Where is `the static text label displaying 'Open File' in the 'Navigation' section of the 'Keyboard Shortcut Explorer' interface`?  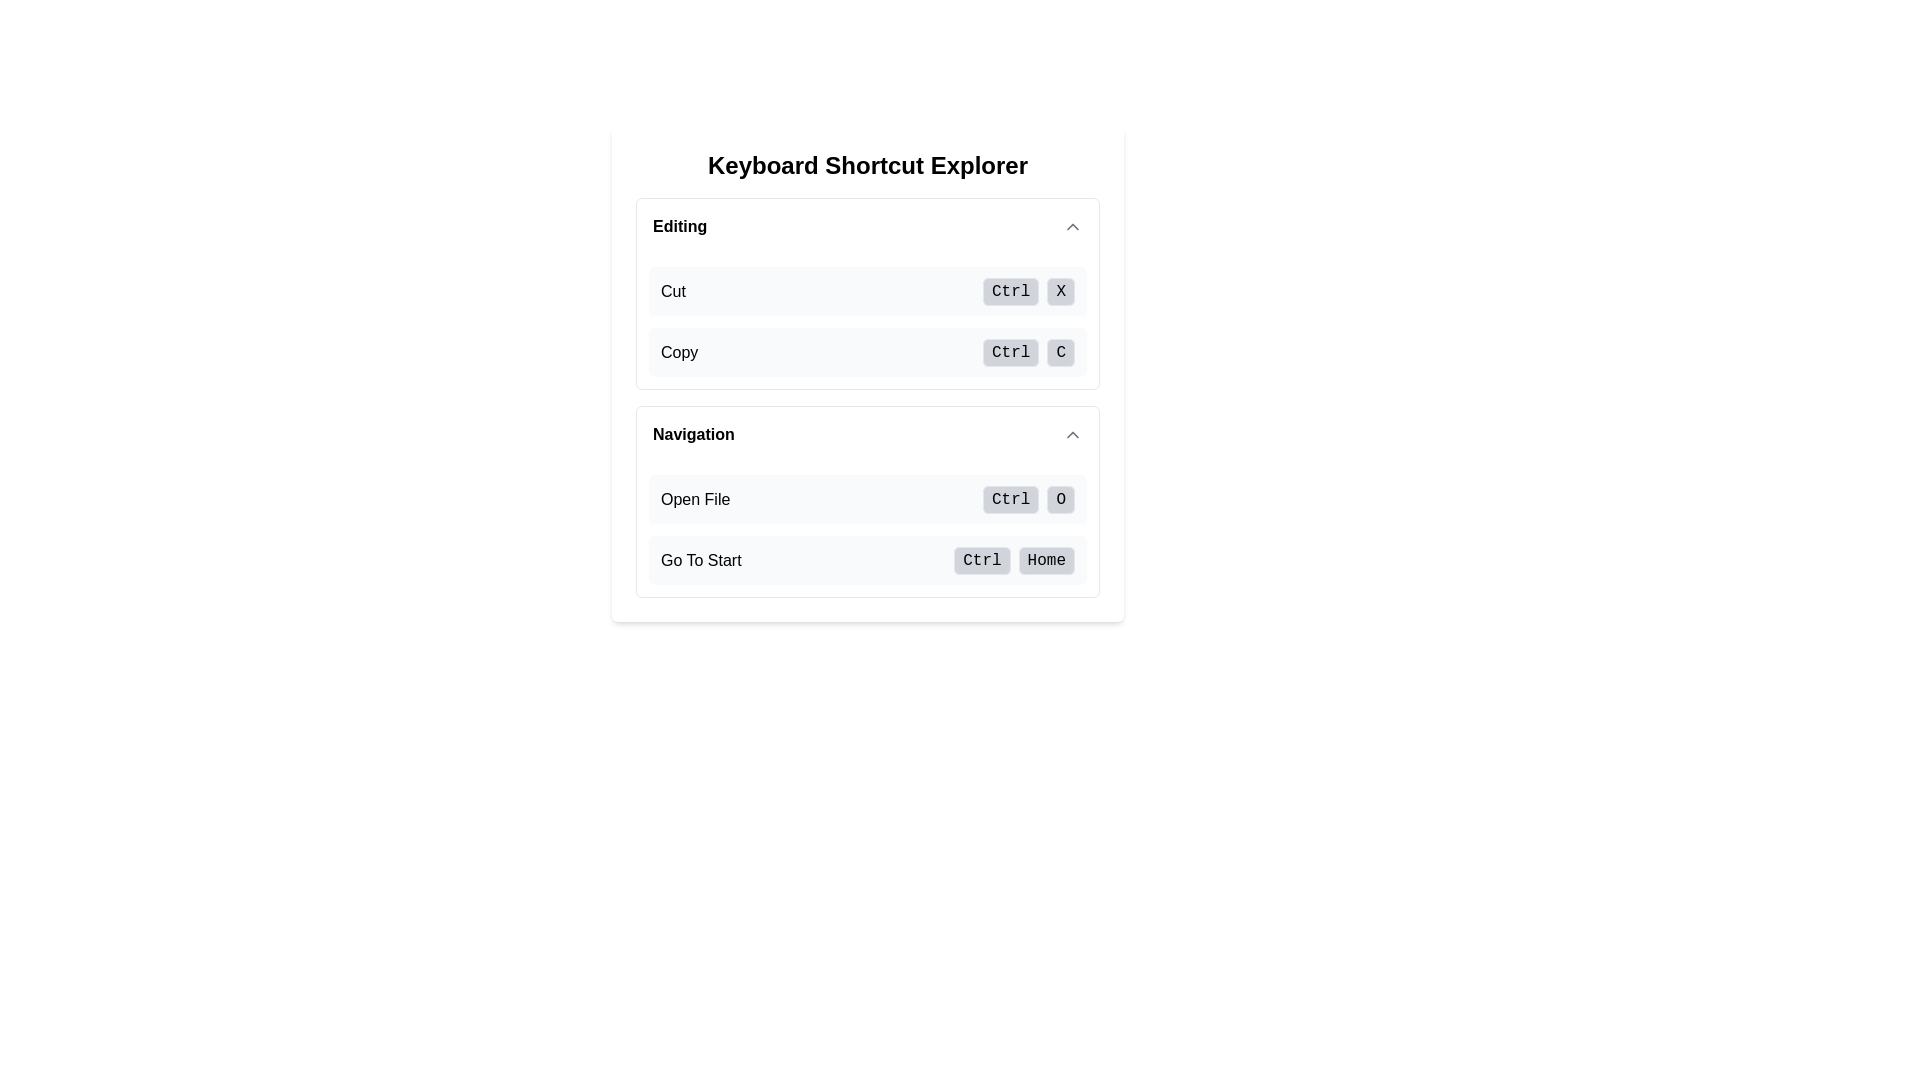 the static text label displaying 'Open File' in the 'Navigation' section of the 'Keyboard Shortcut Explorer' interface is located at coordinates (695, 498).